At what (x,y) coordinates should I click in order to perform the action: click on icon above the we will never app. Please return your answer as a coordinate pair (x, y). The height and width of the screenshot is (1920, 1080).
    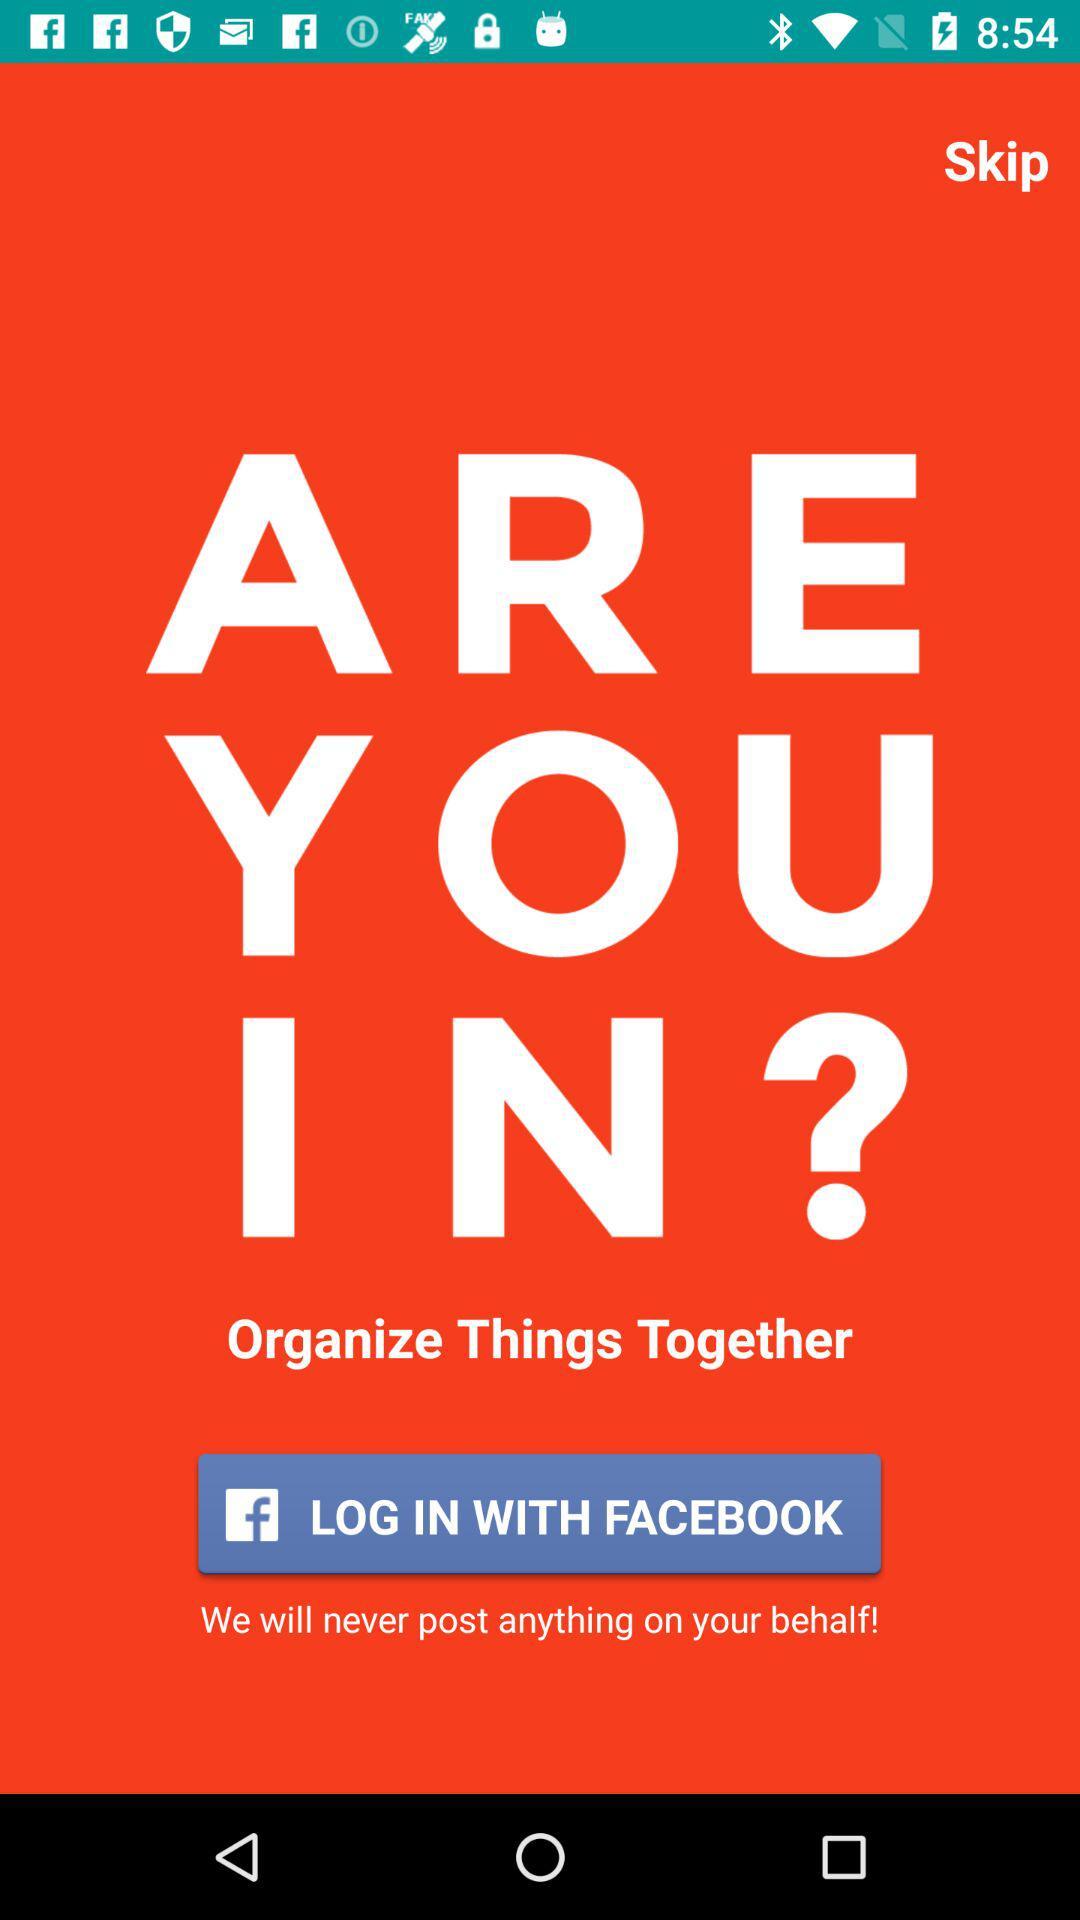
    Looking at the image, I should click on (538, 1515).